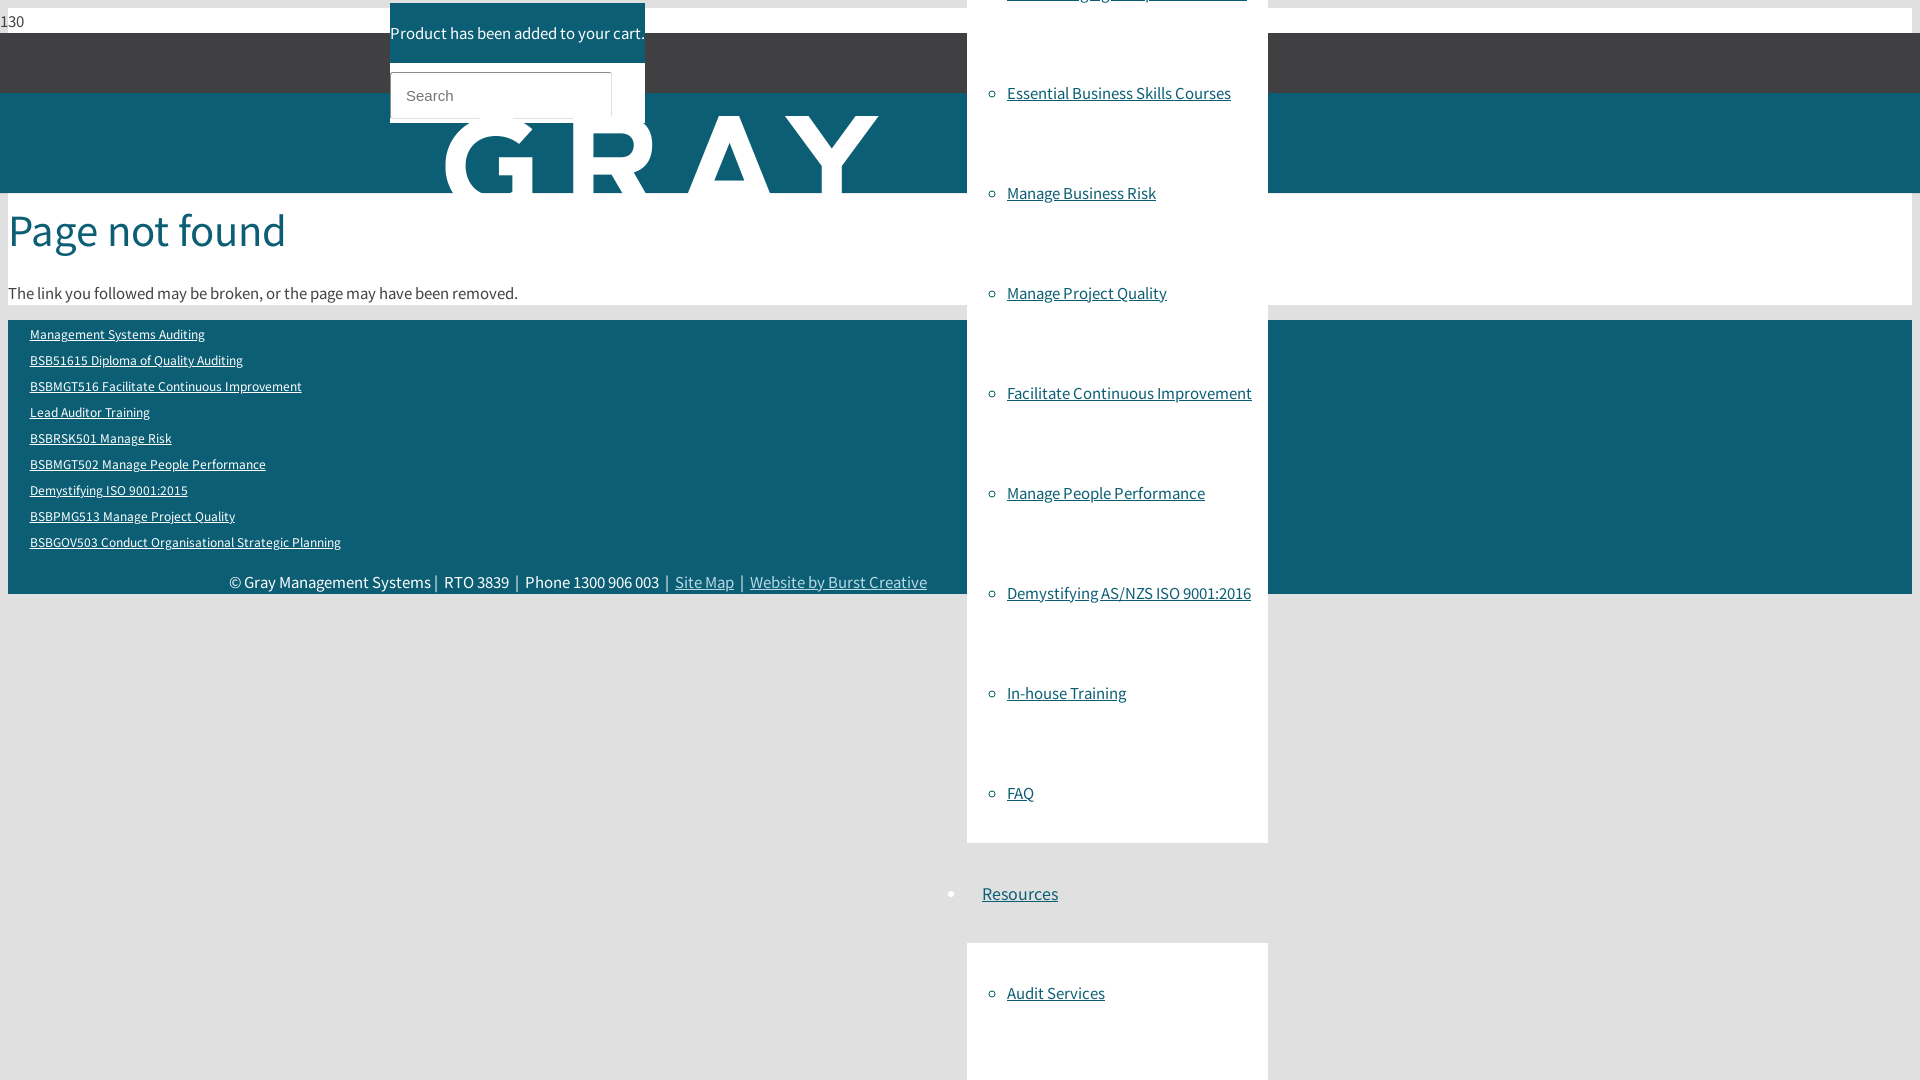  I want to click on 'FAQ', so click(1020, 791).